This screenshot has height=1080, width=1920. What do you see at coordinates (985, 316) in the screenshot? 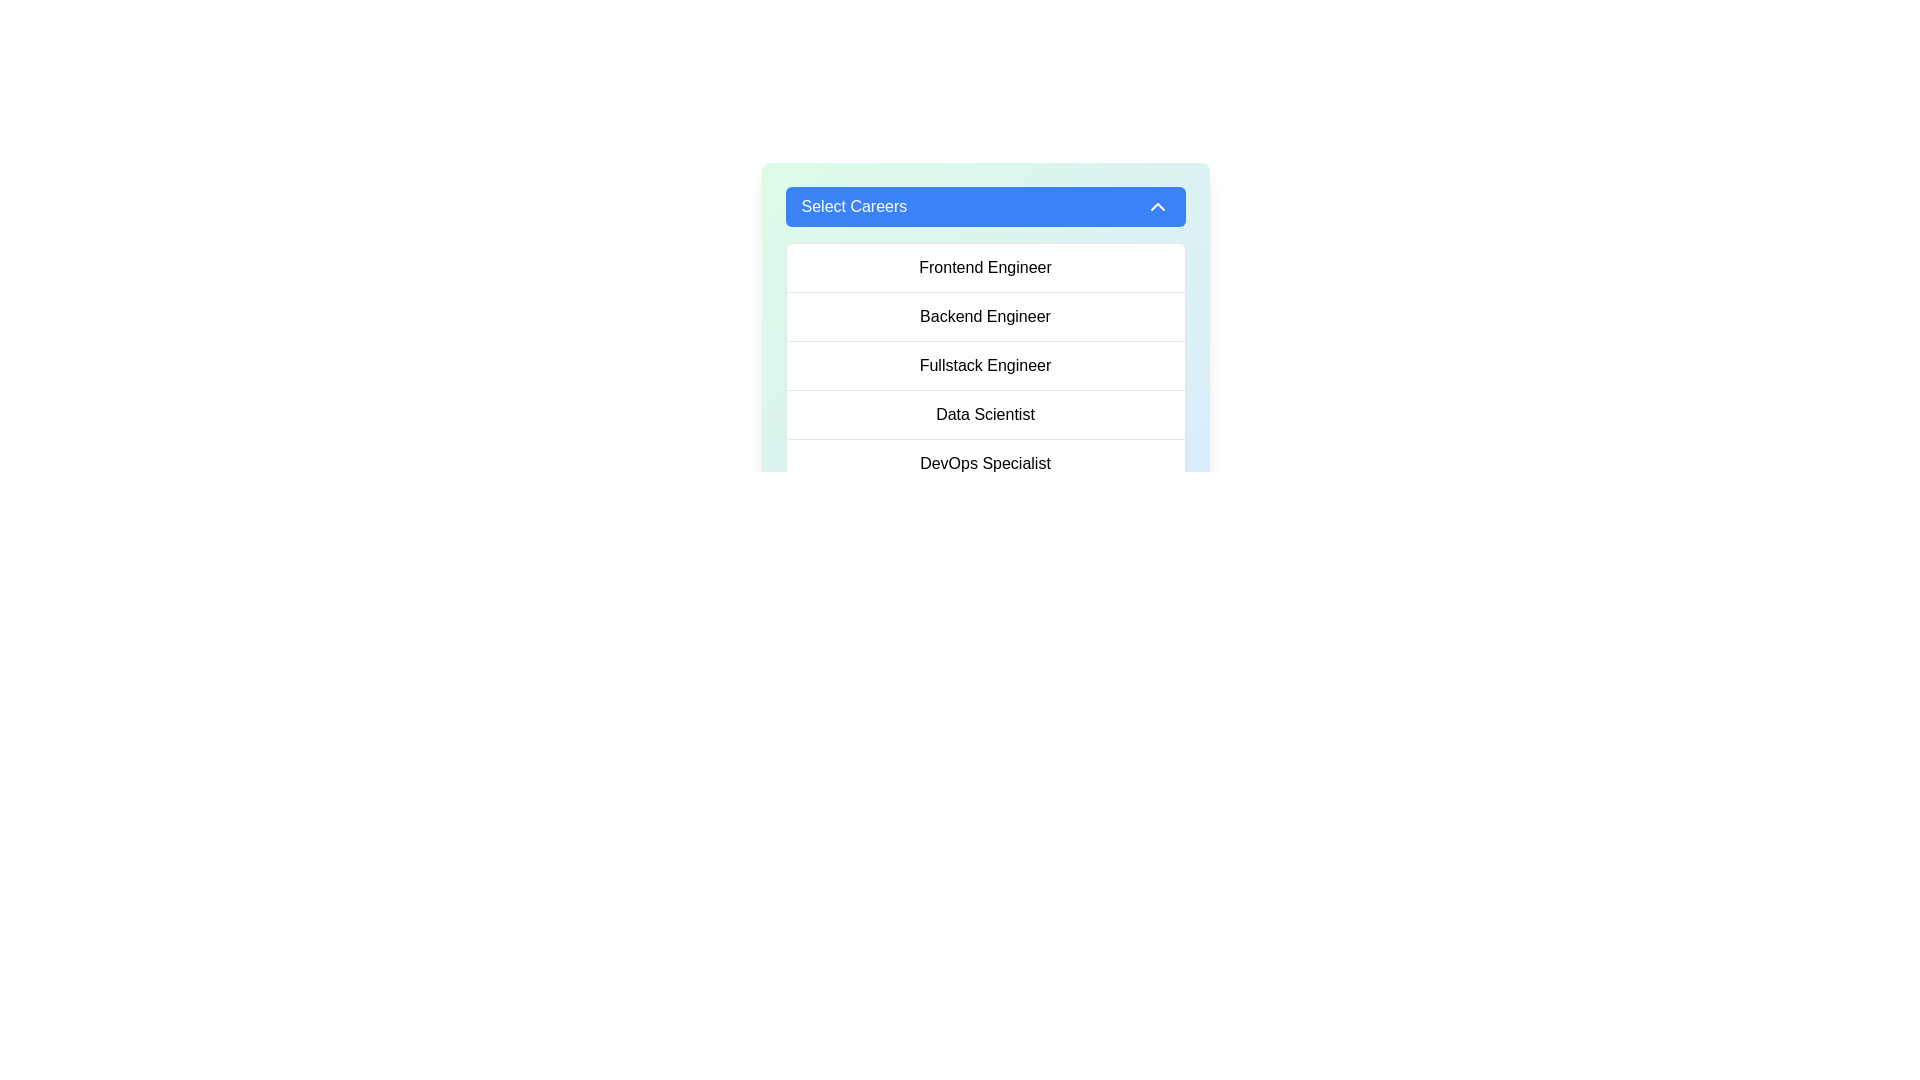
I see `the second selectable list item in the 'Select Careers' dropdown menu` at bounding box center [985, 316].